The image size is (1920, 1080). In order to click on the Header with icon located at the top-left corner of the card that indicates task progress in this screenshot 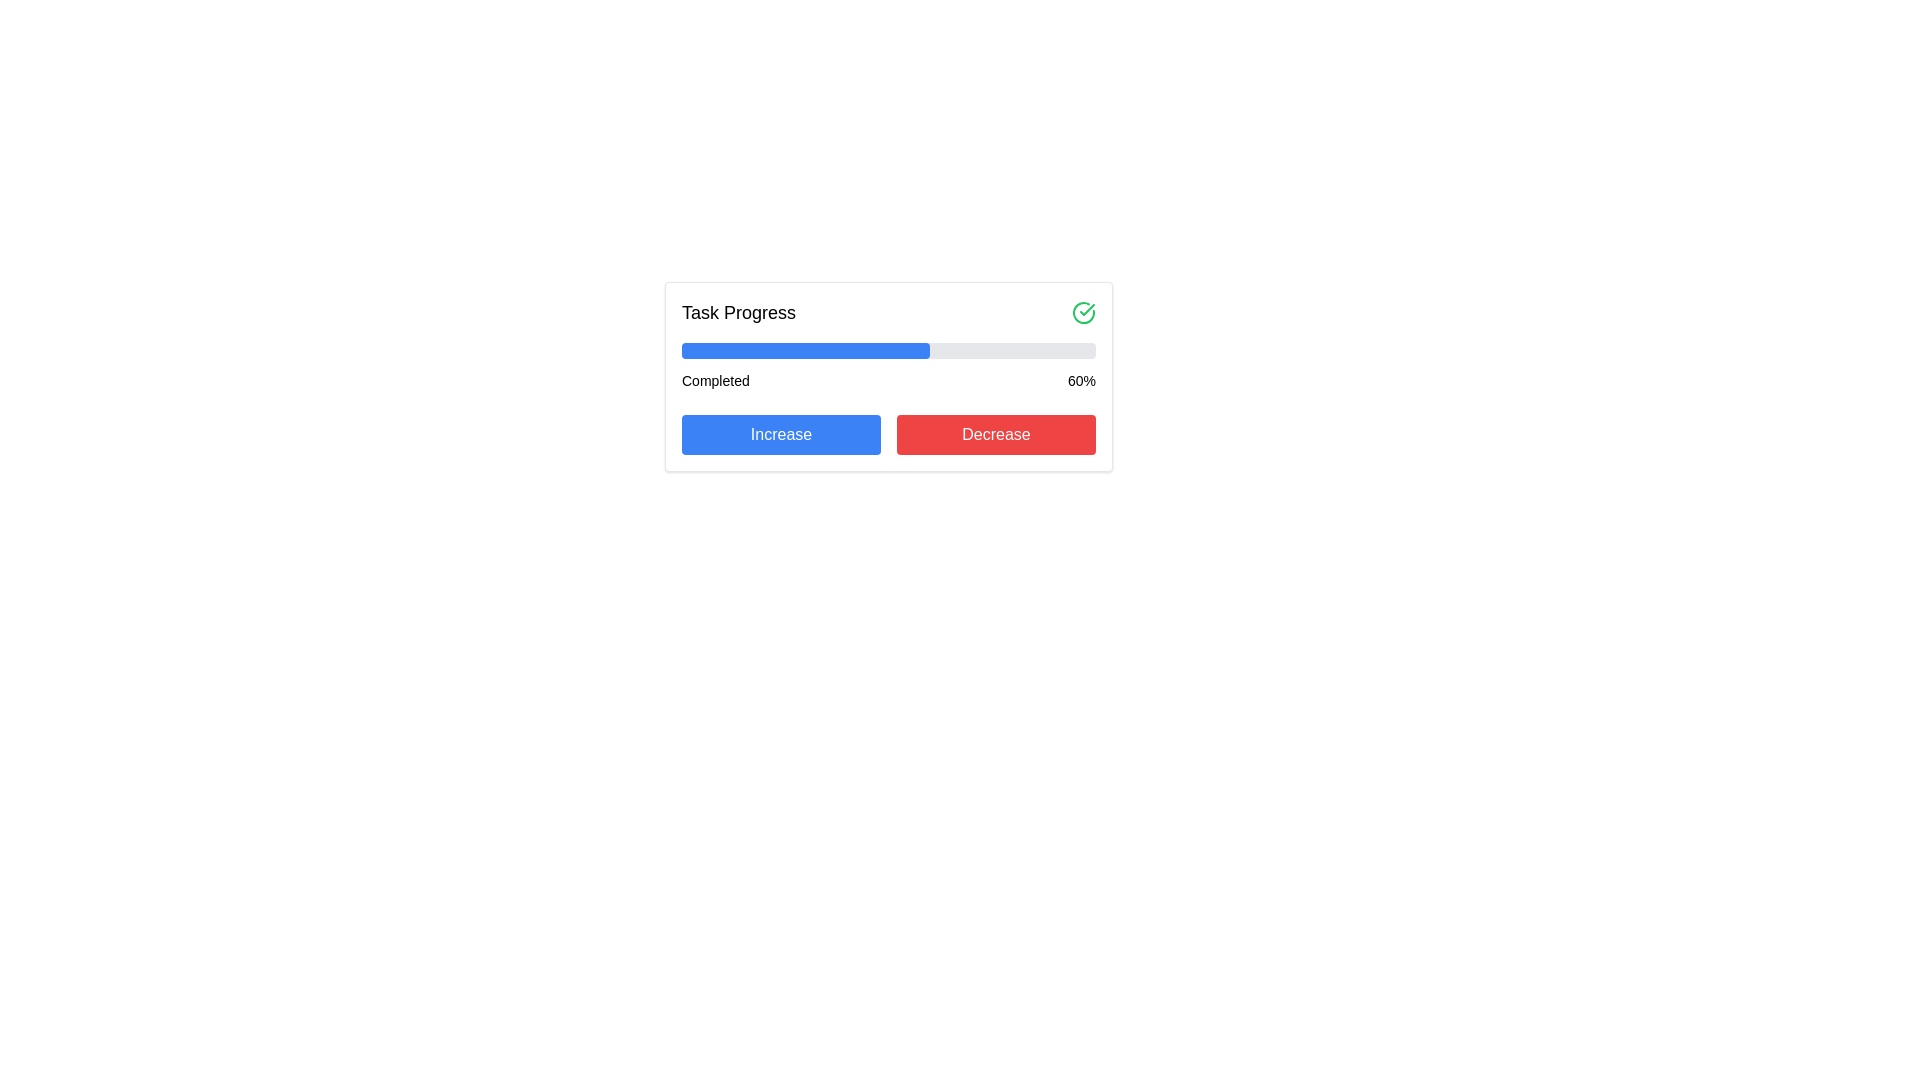, I will do `click(887, 312)`.